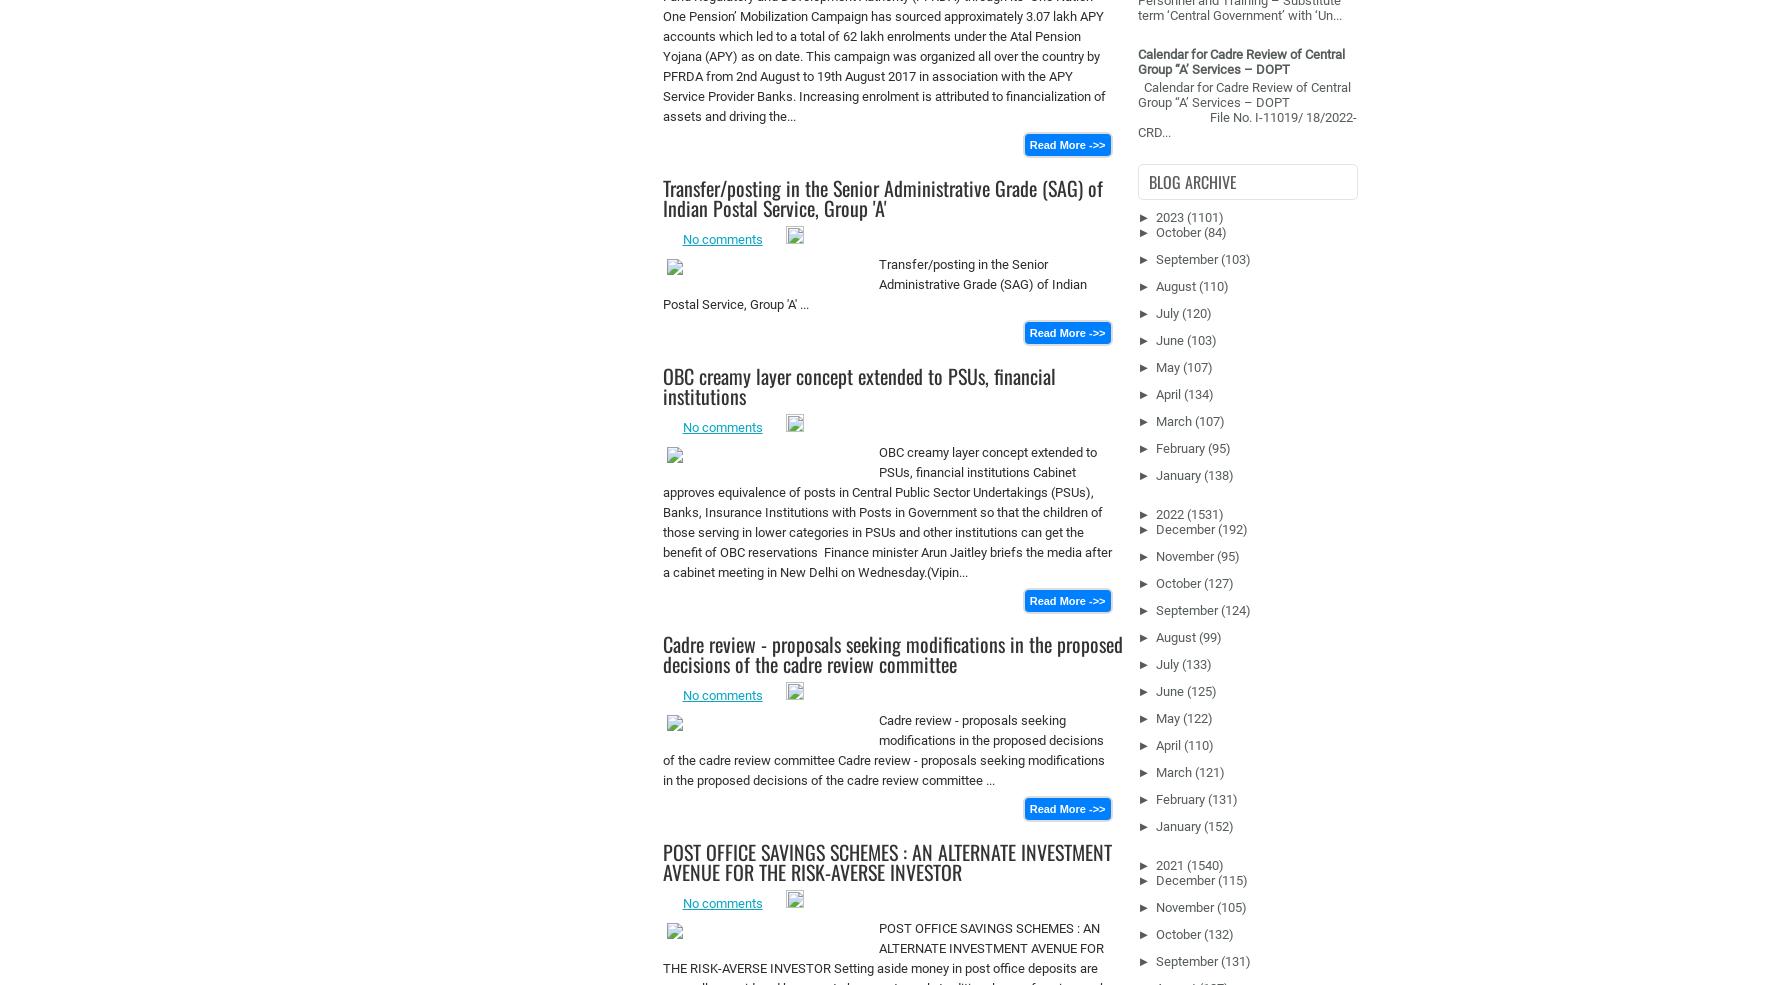 The height and width of the screenshot is (985, 1785). I want to click on '(1101)', so click(1204, 215).